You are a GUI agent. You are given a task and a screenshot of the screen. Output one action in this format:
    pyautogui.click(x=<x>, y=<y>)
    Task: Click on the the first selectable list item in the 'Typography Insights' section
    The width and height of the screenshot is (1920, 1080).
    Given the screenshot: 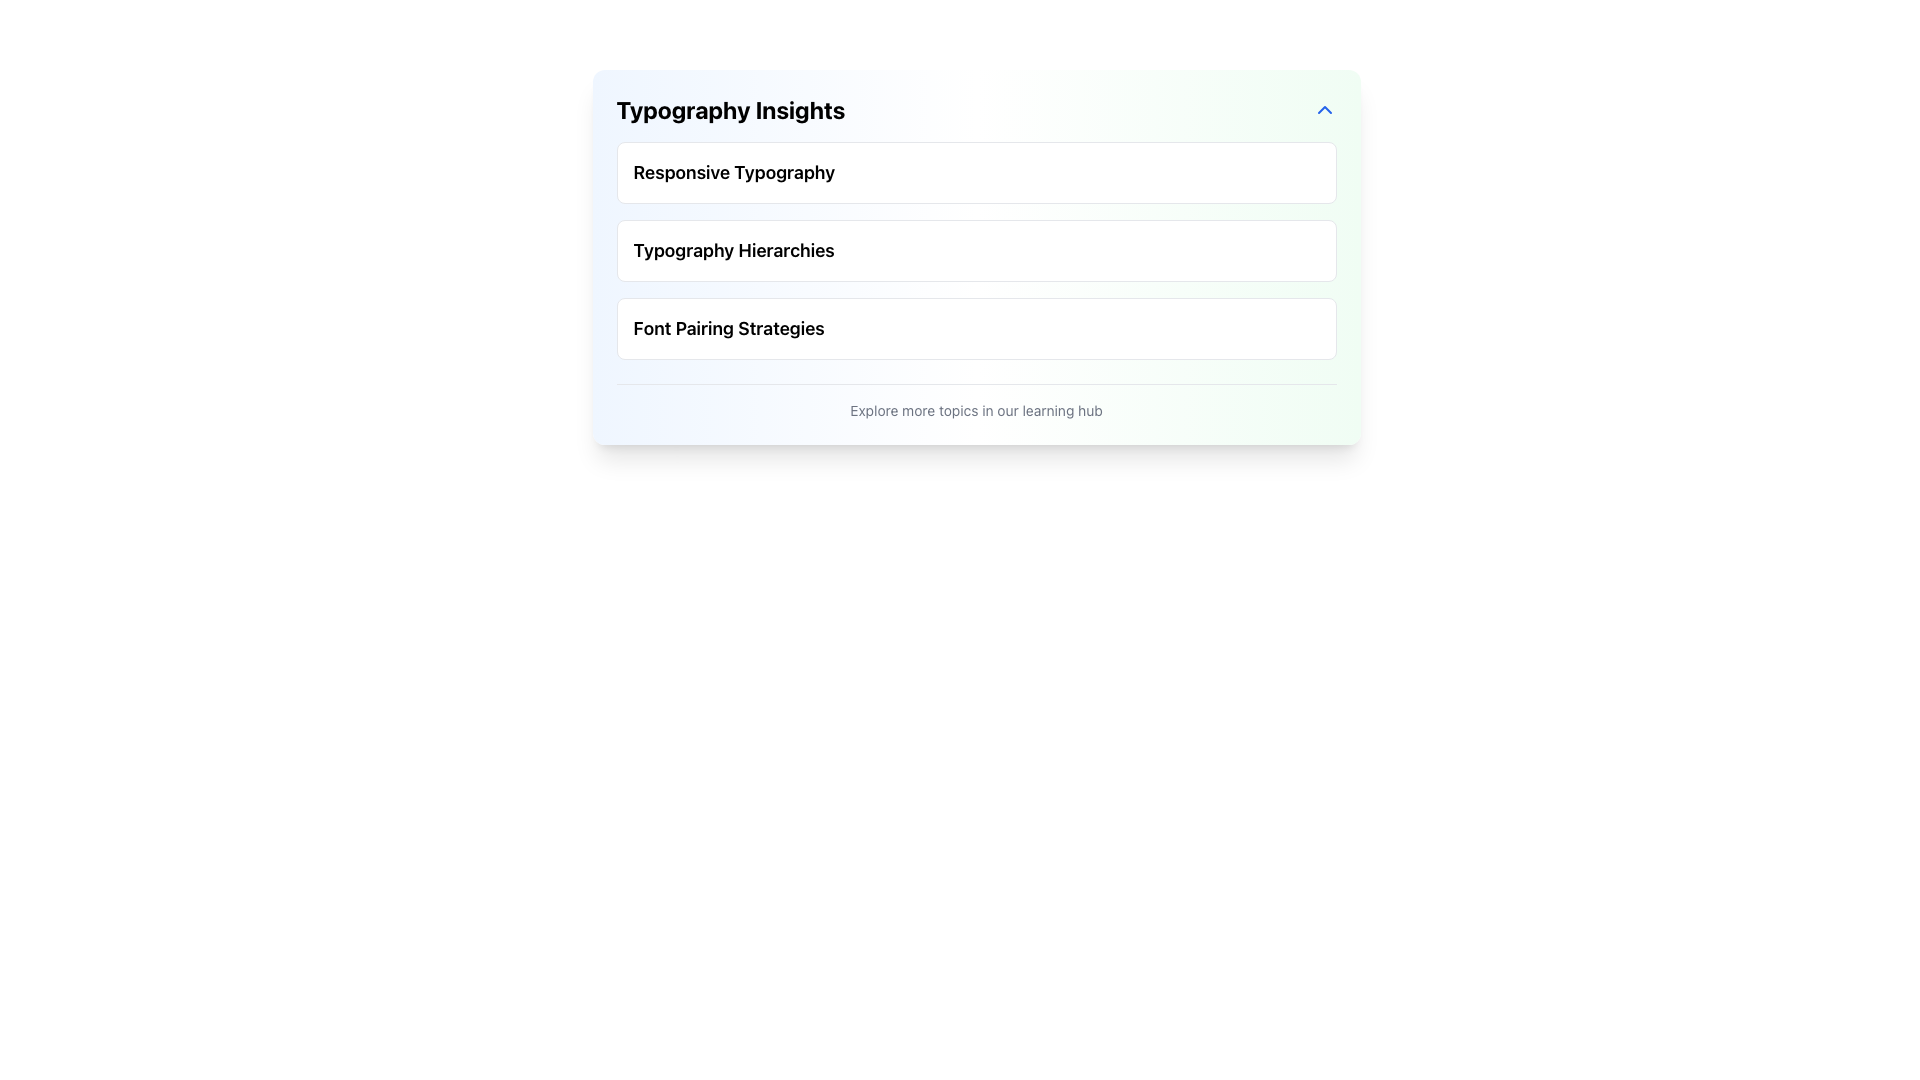 What is the action you would take?
    pyautogui.click(x=976, y=172)
    